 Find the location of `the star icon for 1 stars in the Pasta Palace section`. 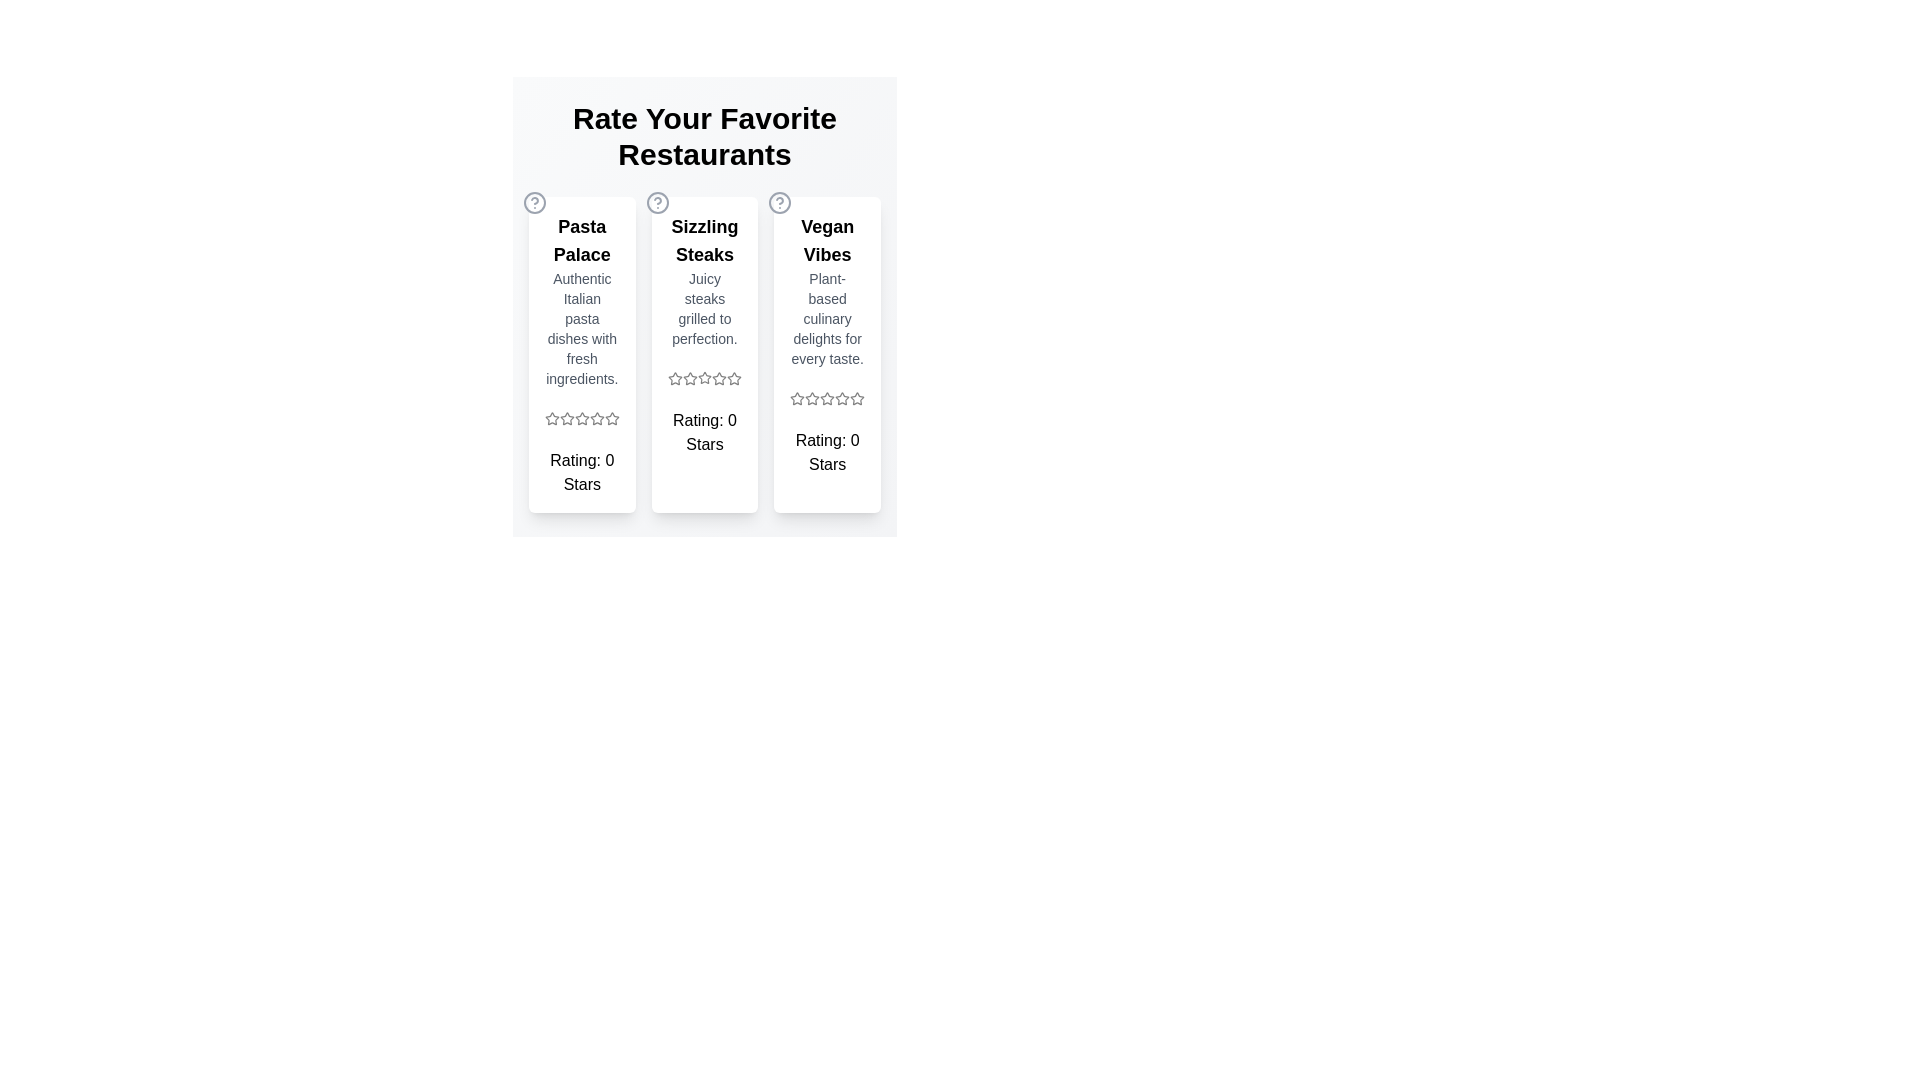

the star icon for 1 stars in the Pasta Palace section is located at coordinates (552, 418).